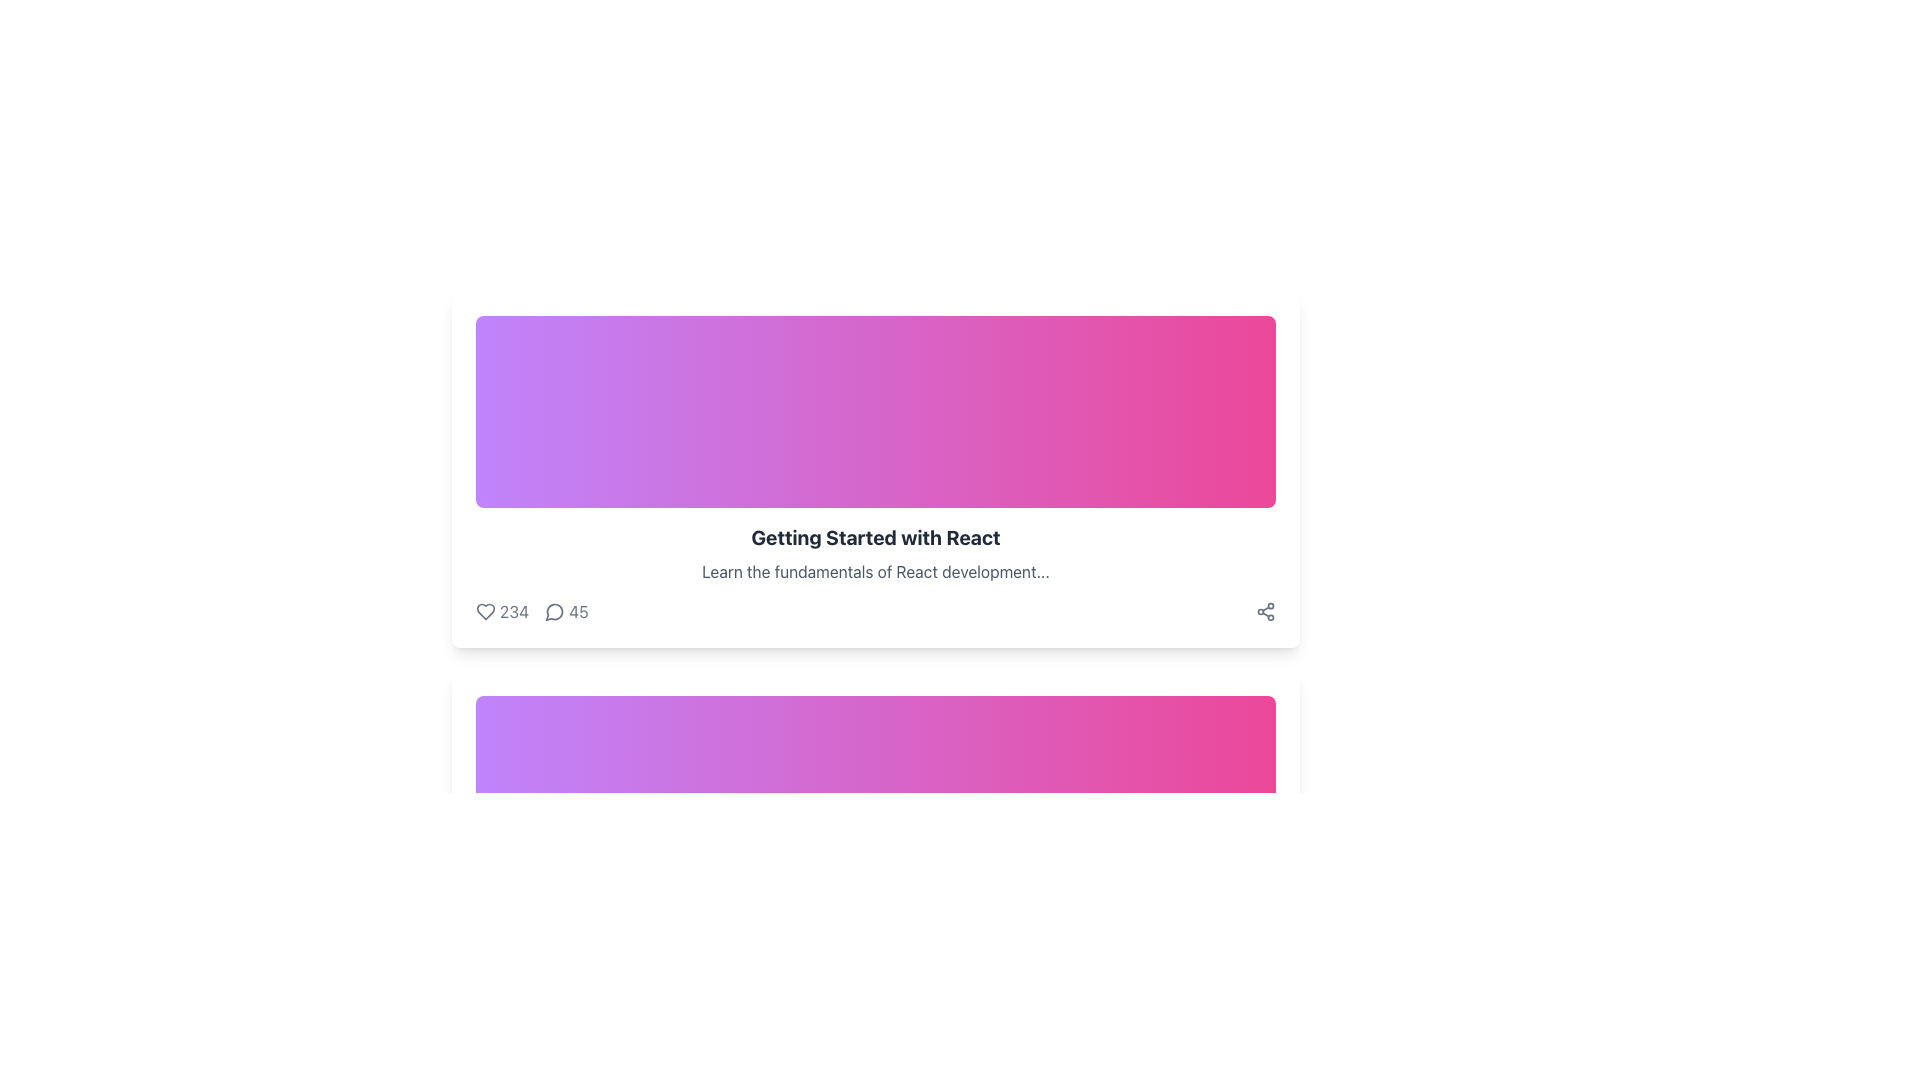 This screenshot has width=1920, height=1080. What do you see at coordinates (502, 611) in the screenshot?
I see `the interactive UI element featuring a heart icon and the numeric label '234'` at bounding box center [502, 611].